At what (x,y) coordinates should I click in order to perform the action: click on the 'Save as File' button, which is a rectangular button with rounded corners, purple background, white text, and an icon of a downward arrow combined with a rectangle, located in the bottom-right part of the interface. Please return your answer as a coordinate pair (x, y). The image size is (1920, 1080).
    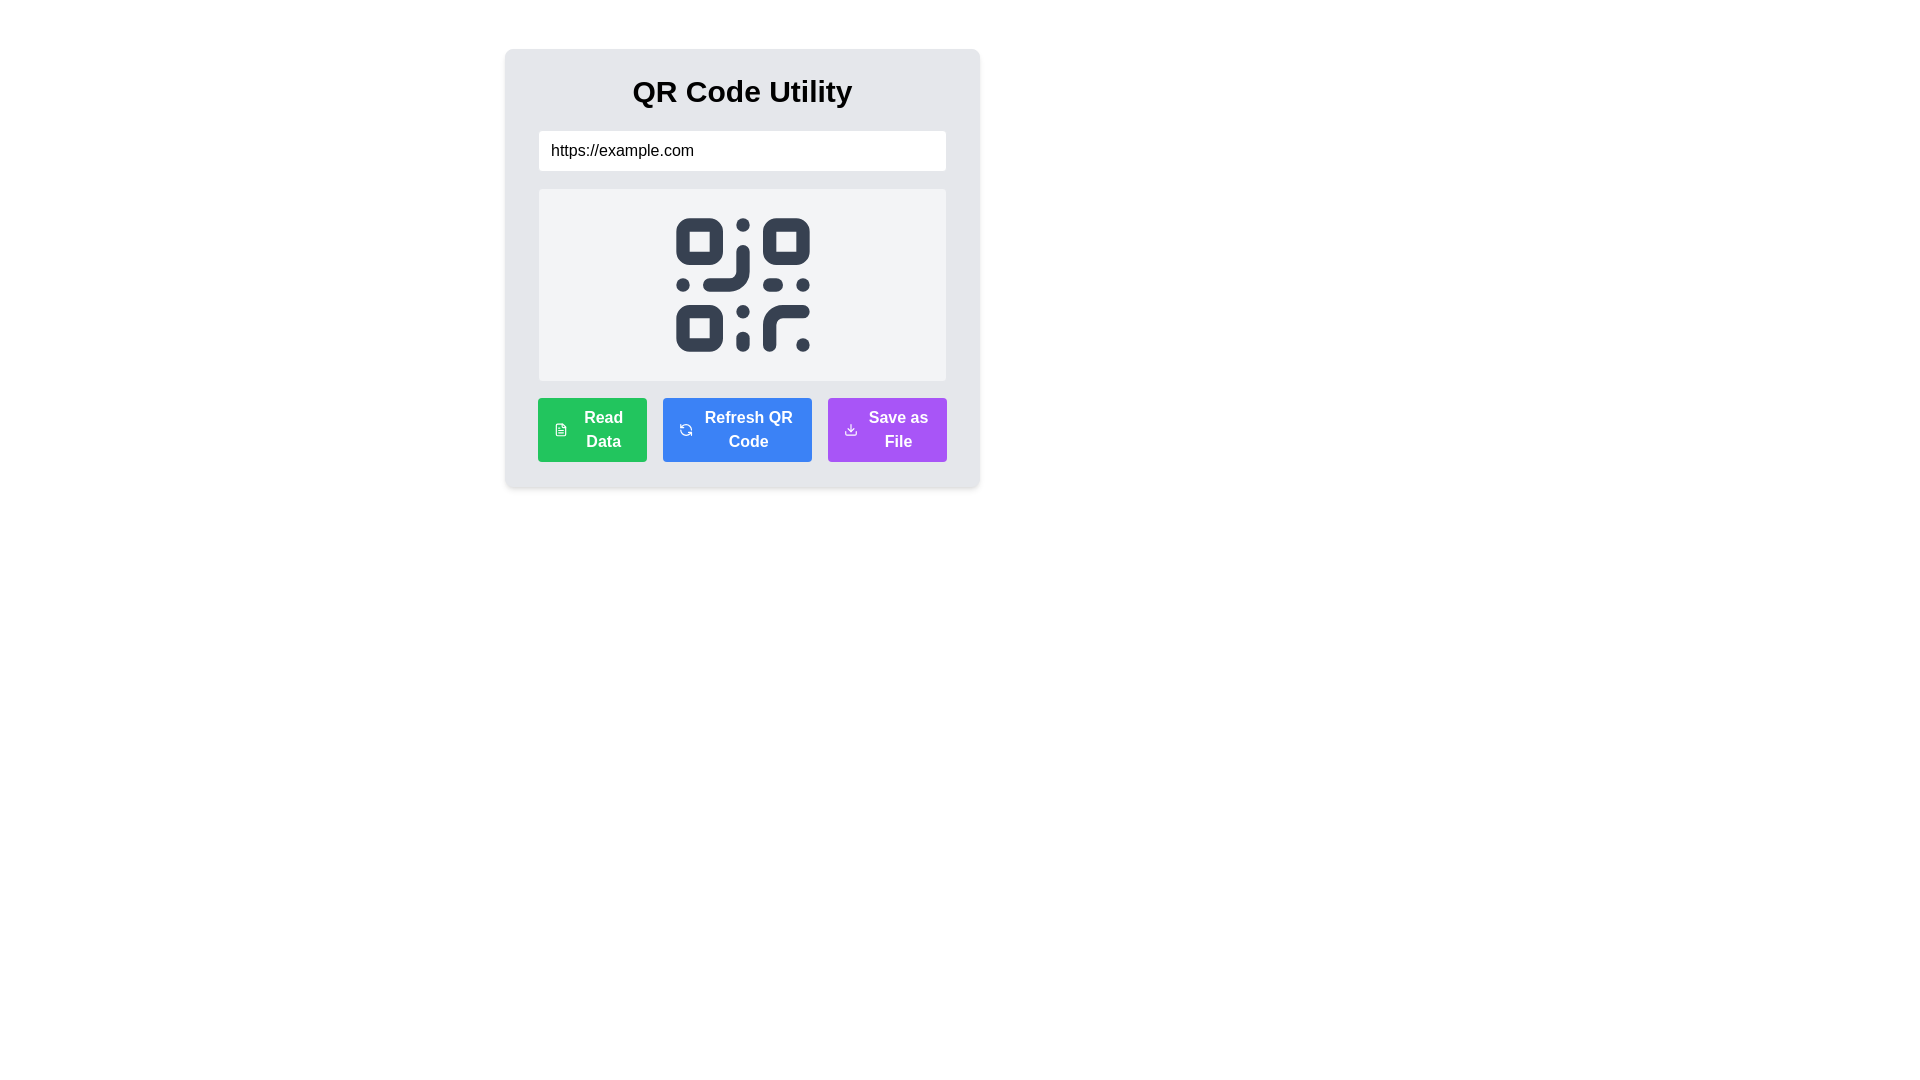
    Looking at the image, I should click on (886, 428).